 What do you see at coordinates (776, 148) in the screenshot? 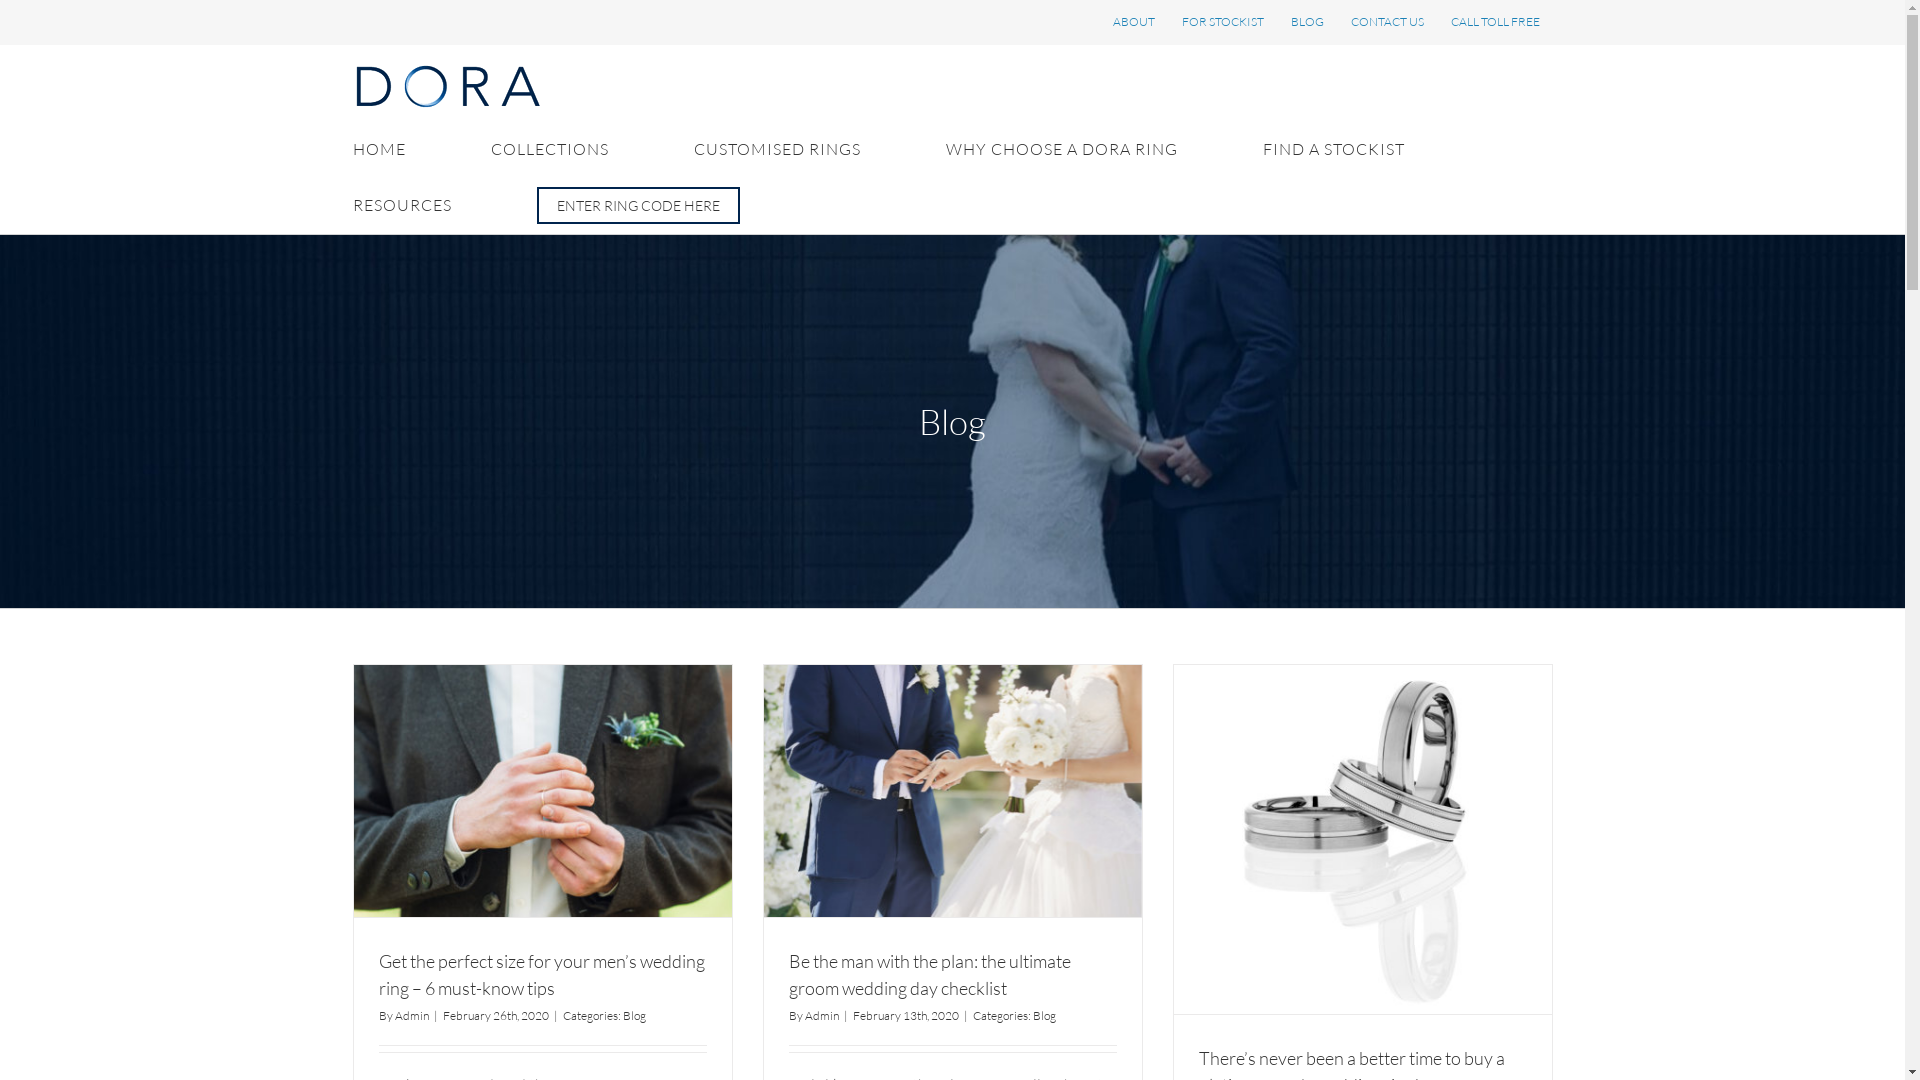
I see `'CUSTOMISED RINGS'` at bounding box center [776, 148].